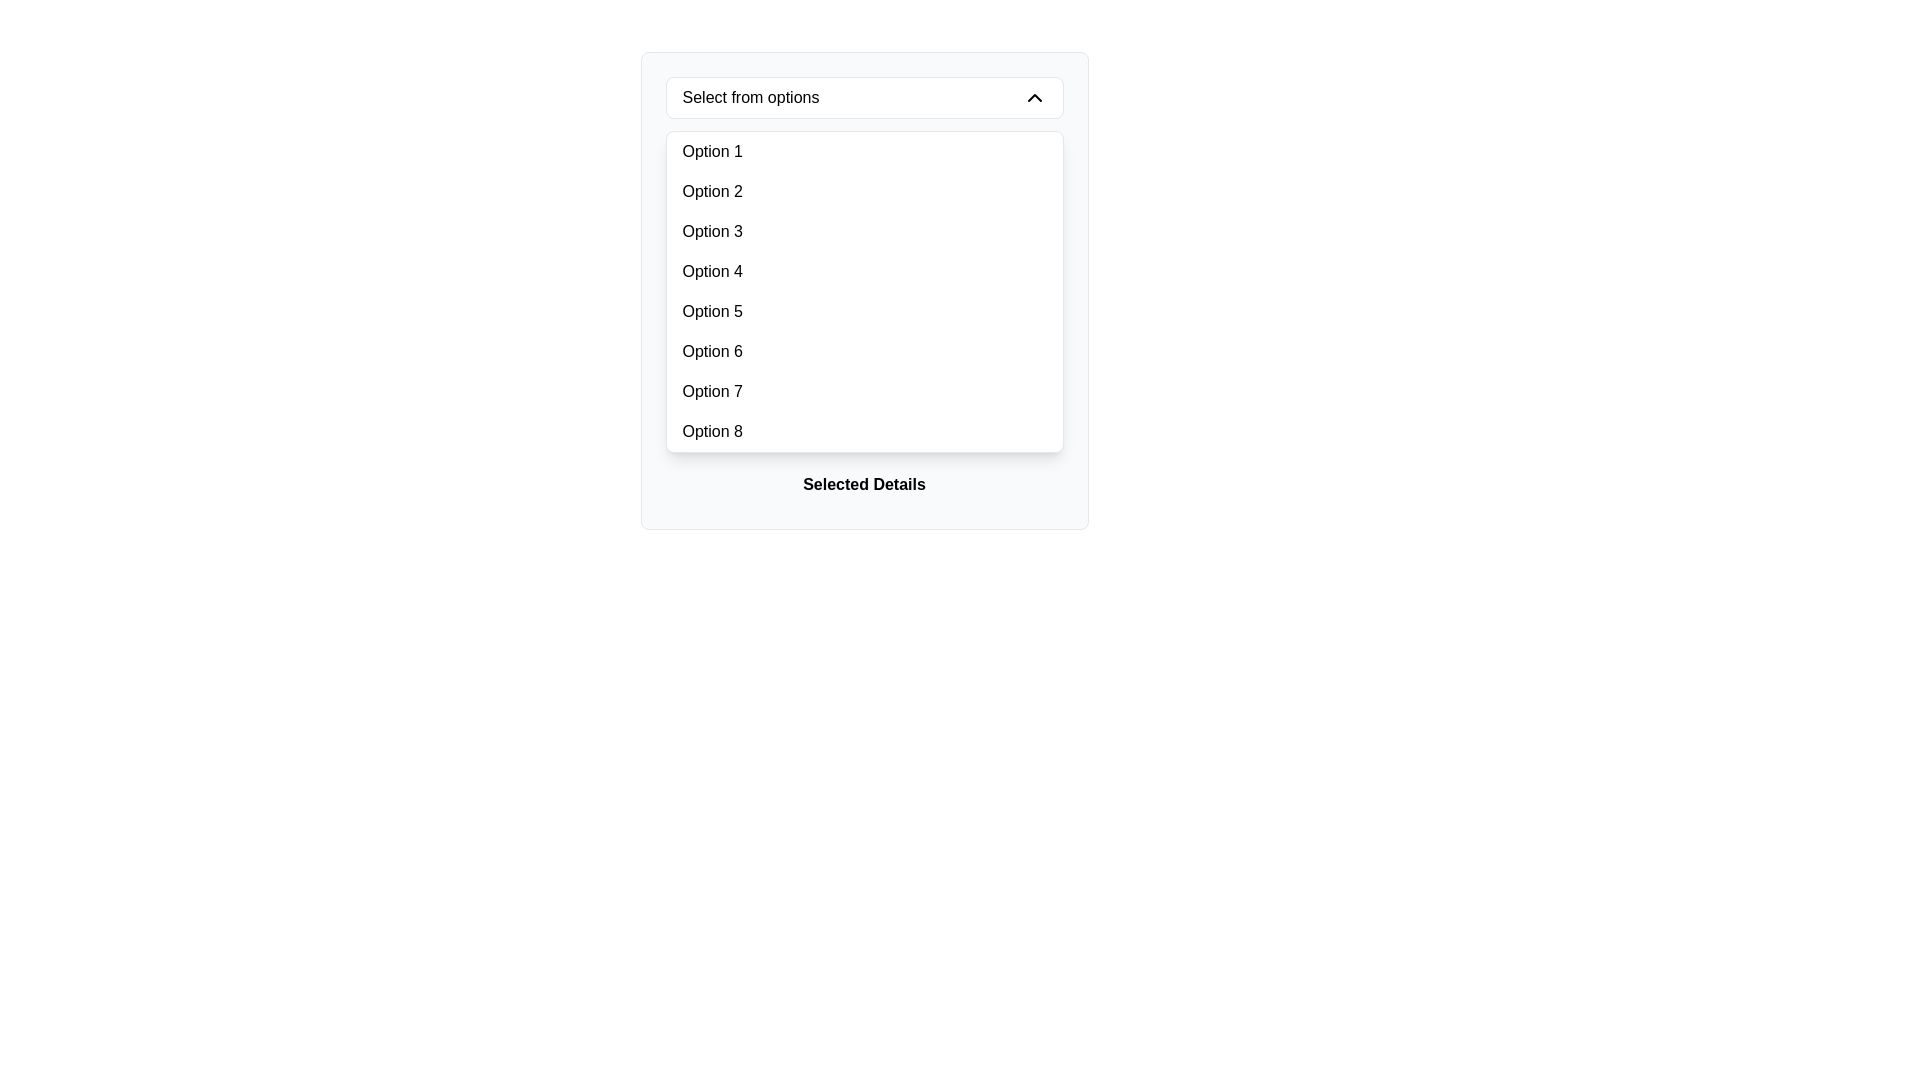 This screenshot has width=1920, height=1080. What do you see at coordinates (711, 192) in the screenshot?
I see `the 'Option 2' text label within the dropdown menu` at bounding box center [711, 192].